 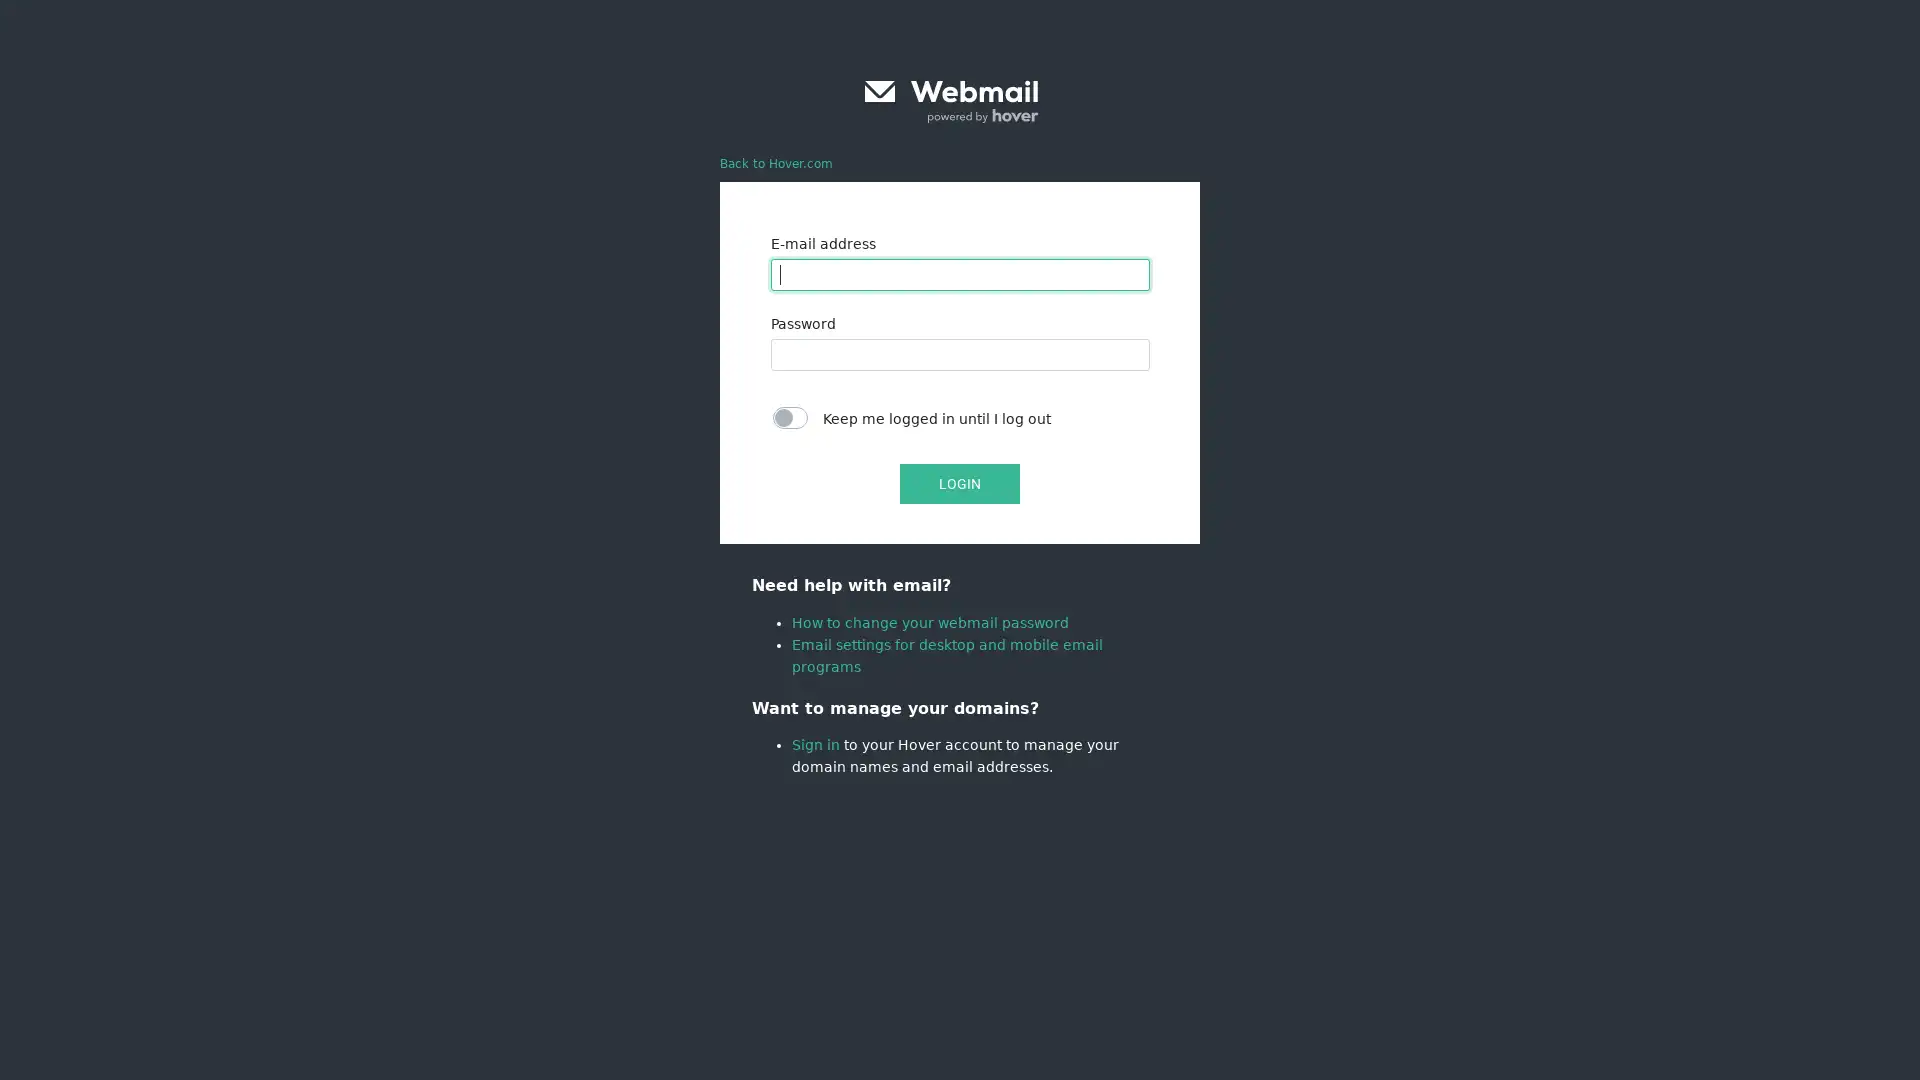 What do you see at coordinates (960, 483) in the screenshot?
I see `LOGIN` at bounding box center [960, 483].